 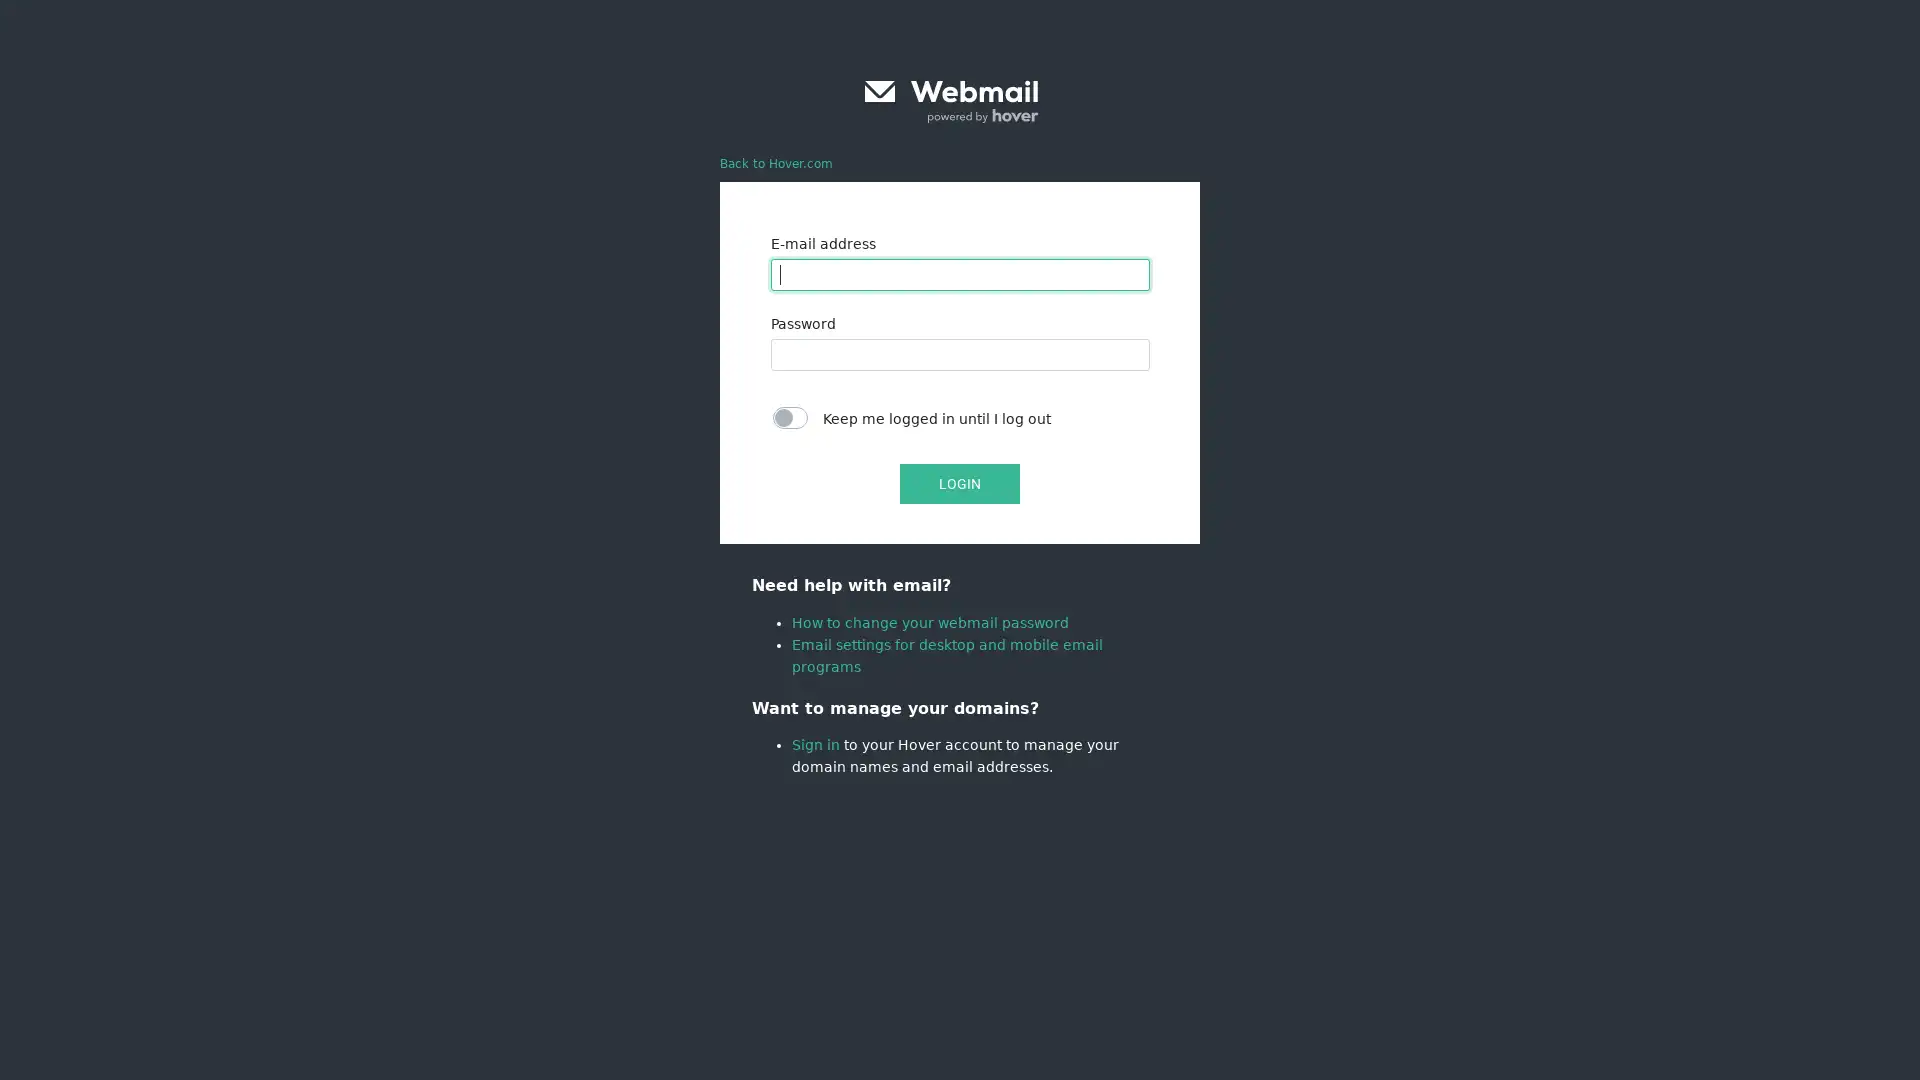 What do you see at coordinates (960, 483) in the screenshot?
I see `LOGIN` at bounding box center [960, 483].